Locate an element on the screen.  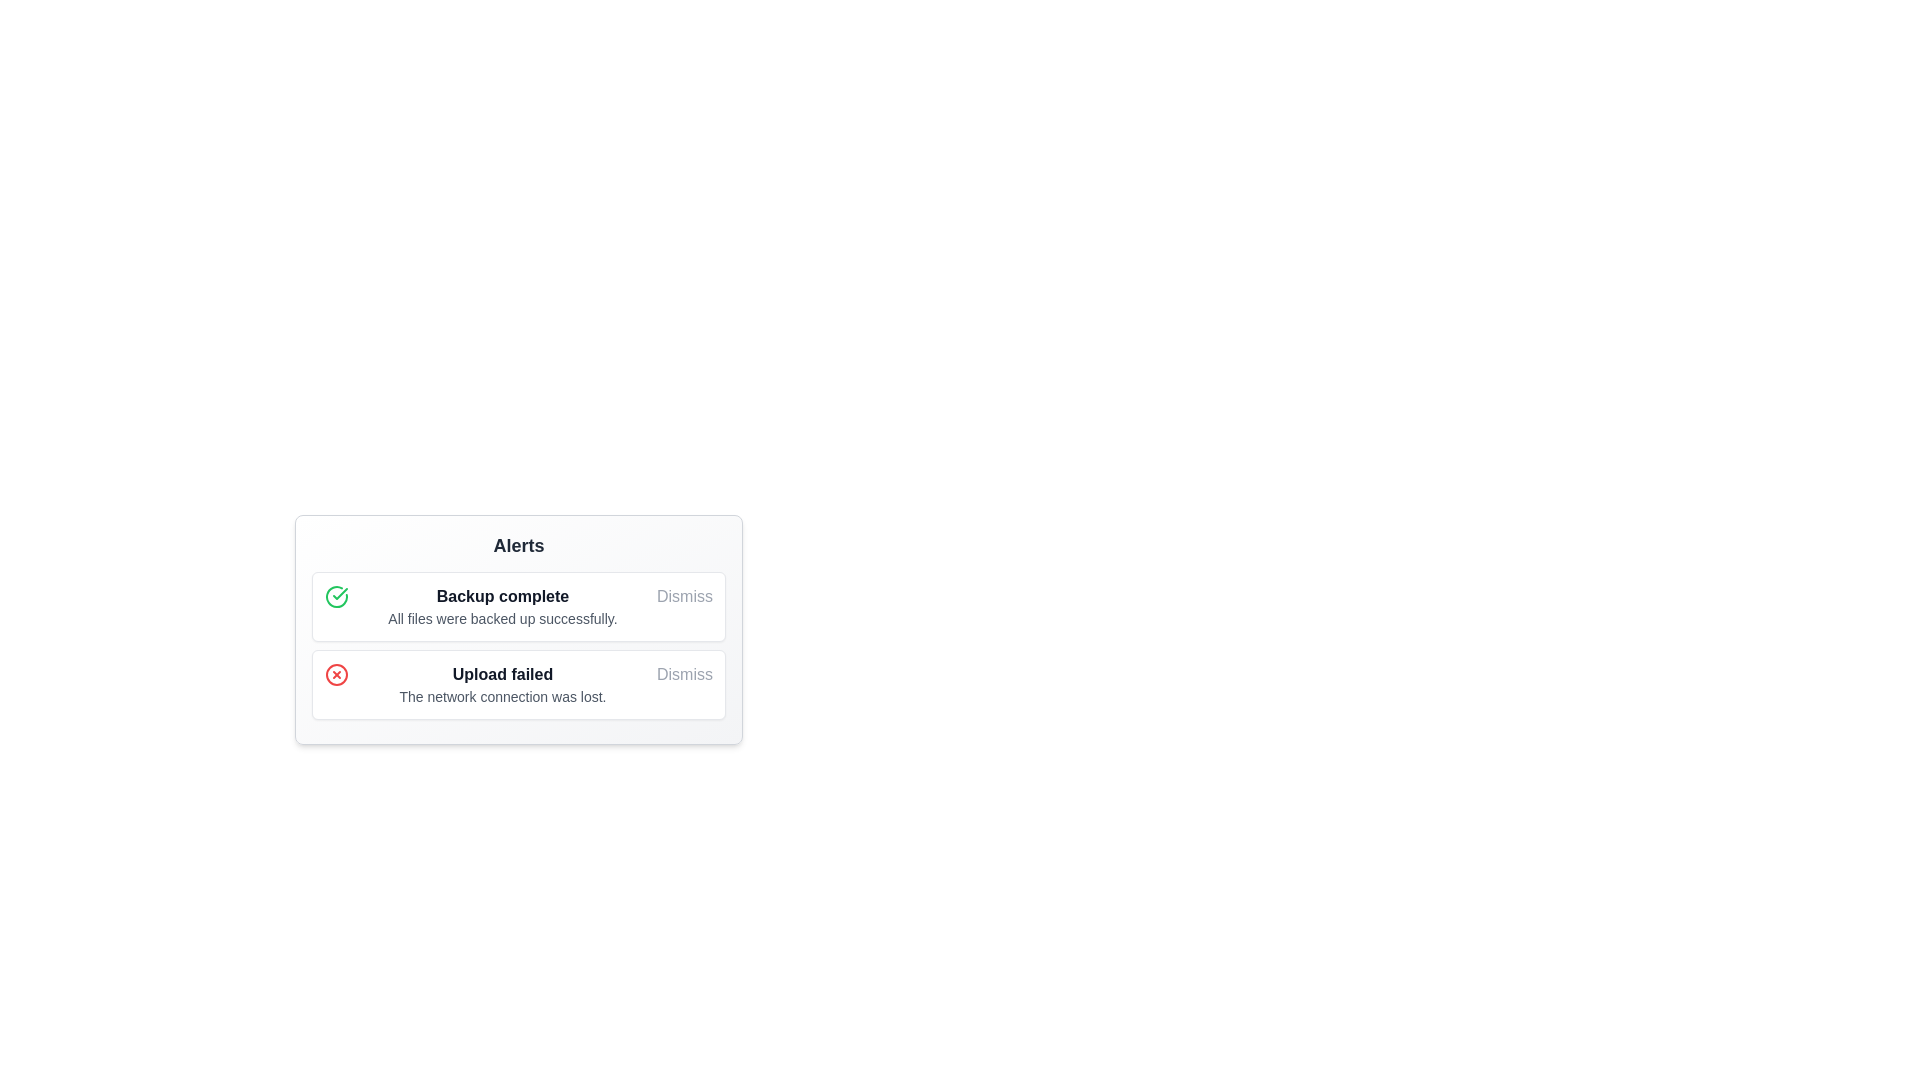
the 'Dismiss' button, which is a clickable text button styled in gray that changes to red on hover, located at the right side of the notification message indicating a failed upload attempt is located at coordinates (685, 675).